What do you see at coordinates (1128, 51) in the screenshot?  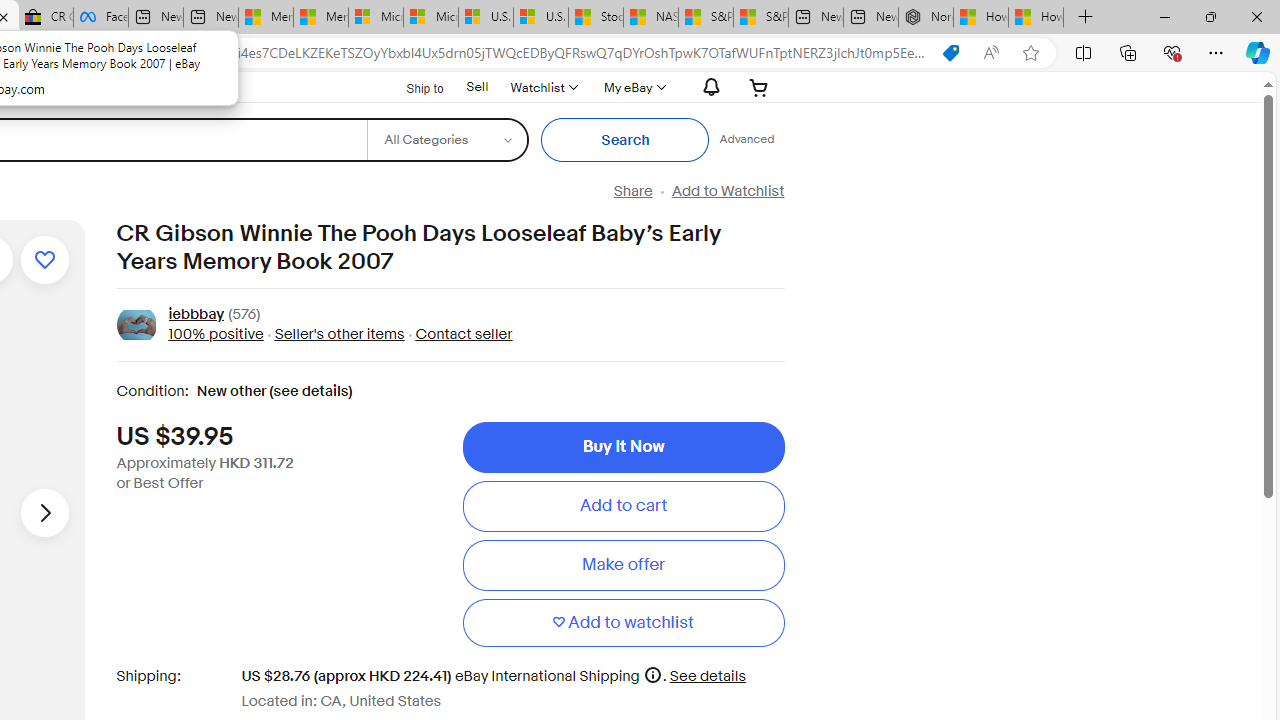 I see `'Collections'` at bounding box center [1128, 51].